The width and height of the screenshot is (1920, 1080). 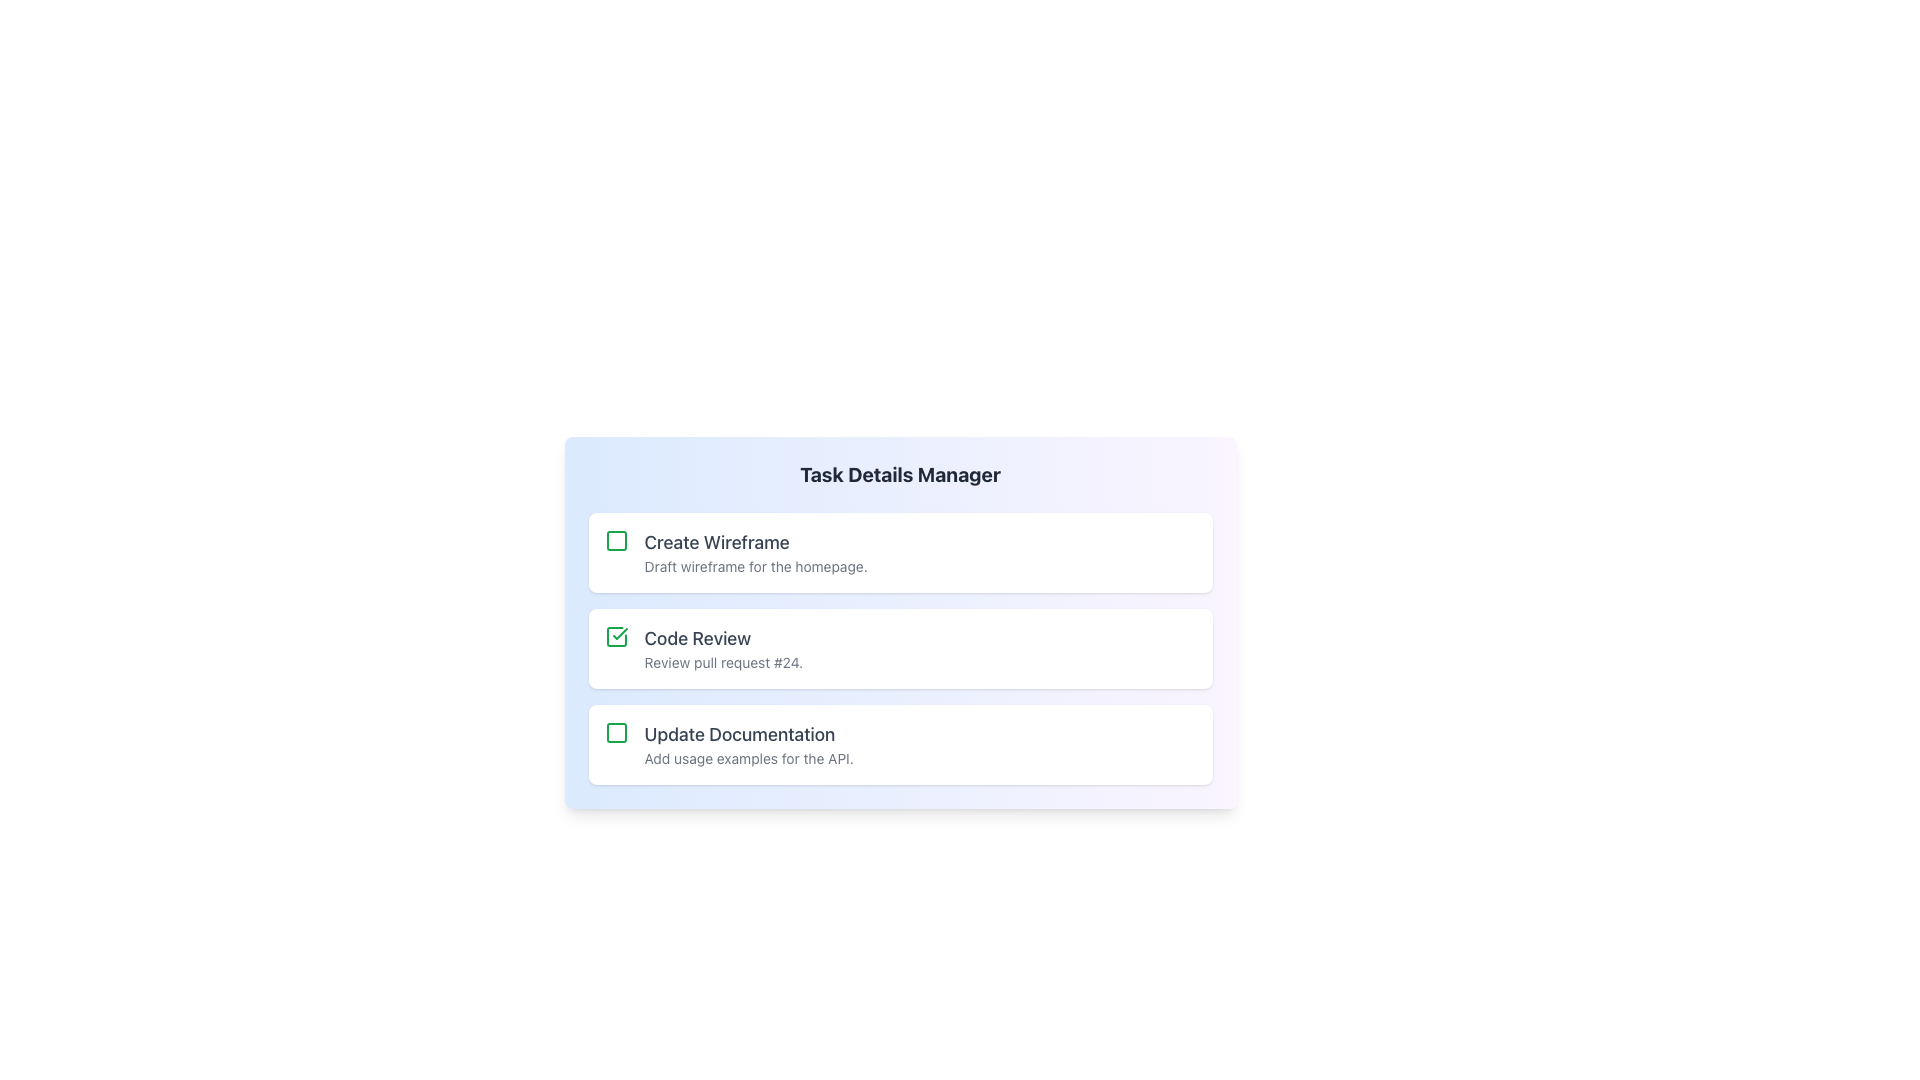 What do you see at coordinates (615, 732) in the screenshot?
I see `the interactive checkbox at the top left area of the card with the header 'Update Documentation'` at bounding box center [615, 732].